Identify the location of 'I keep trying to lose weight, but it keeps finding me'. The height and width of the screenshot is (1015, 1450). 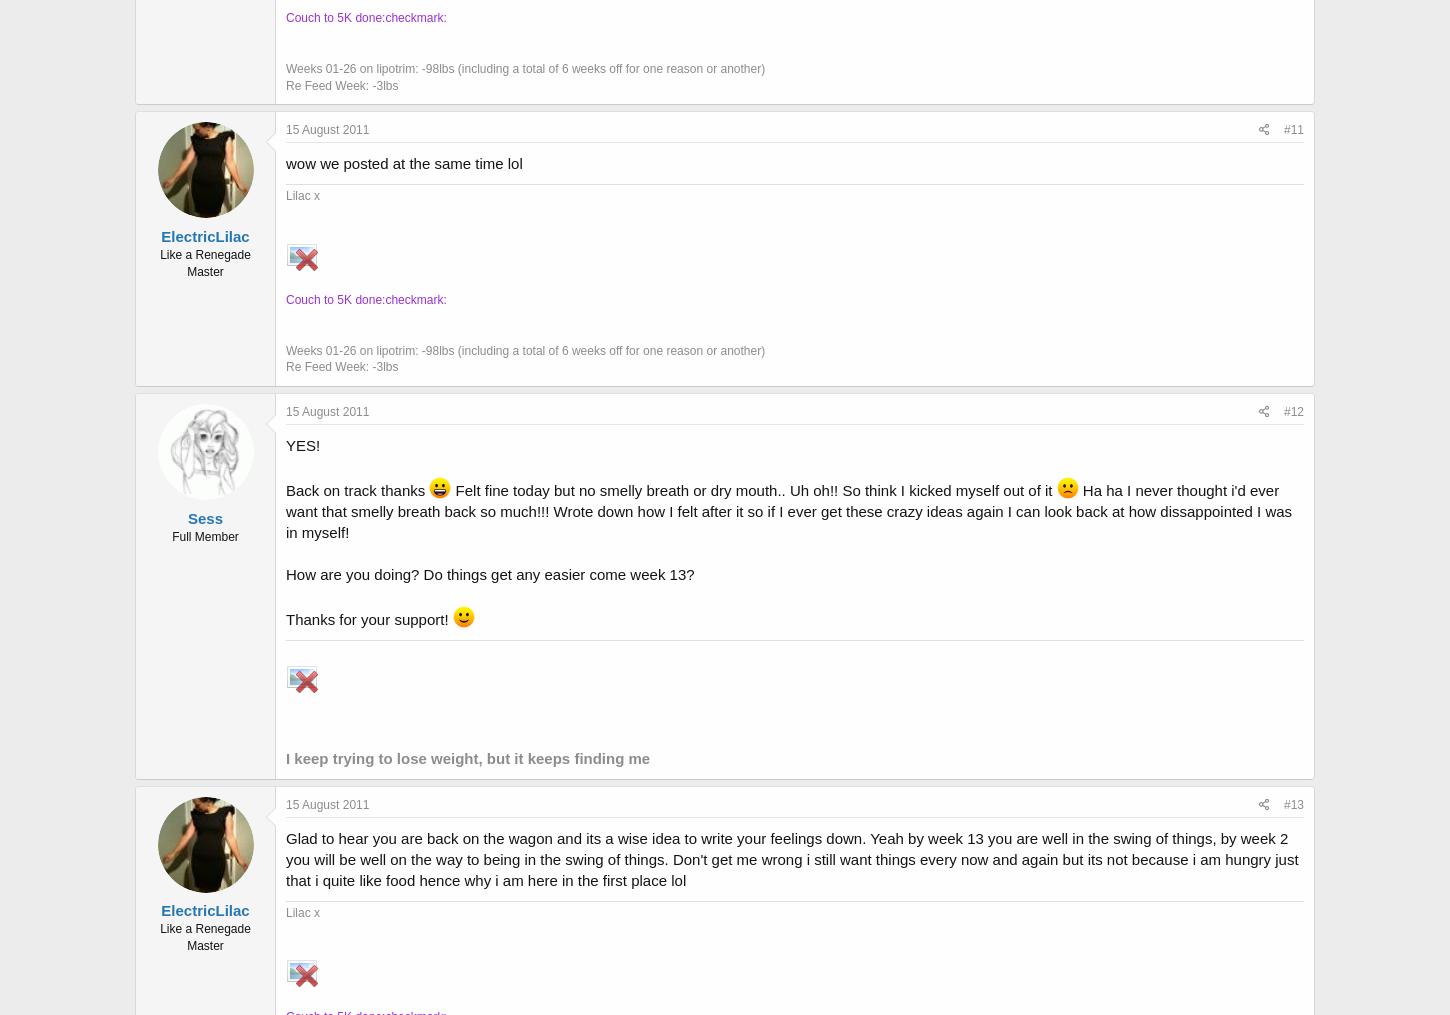
(467, 756).